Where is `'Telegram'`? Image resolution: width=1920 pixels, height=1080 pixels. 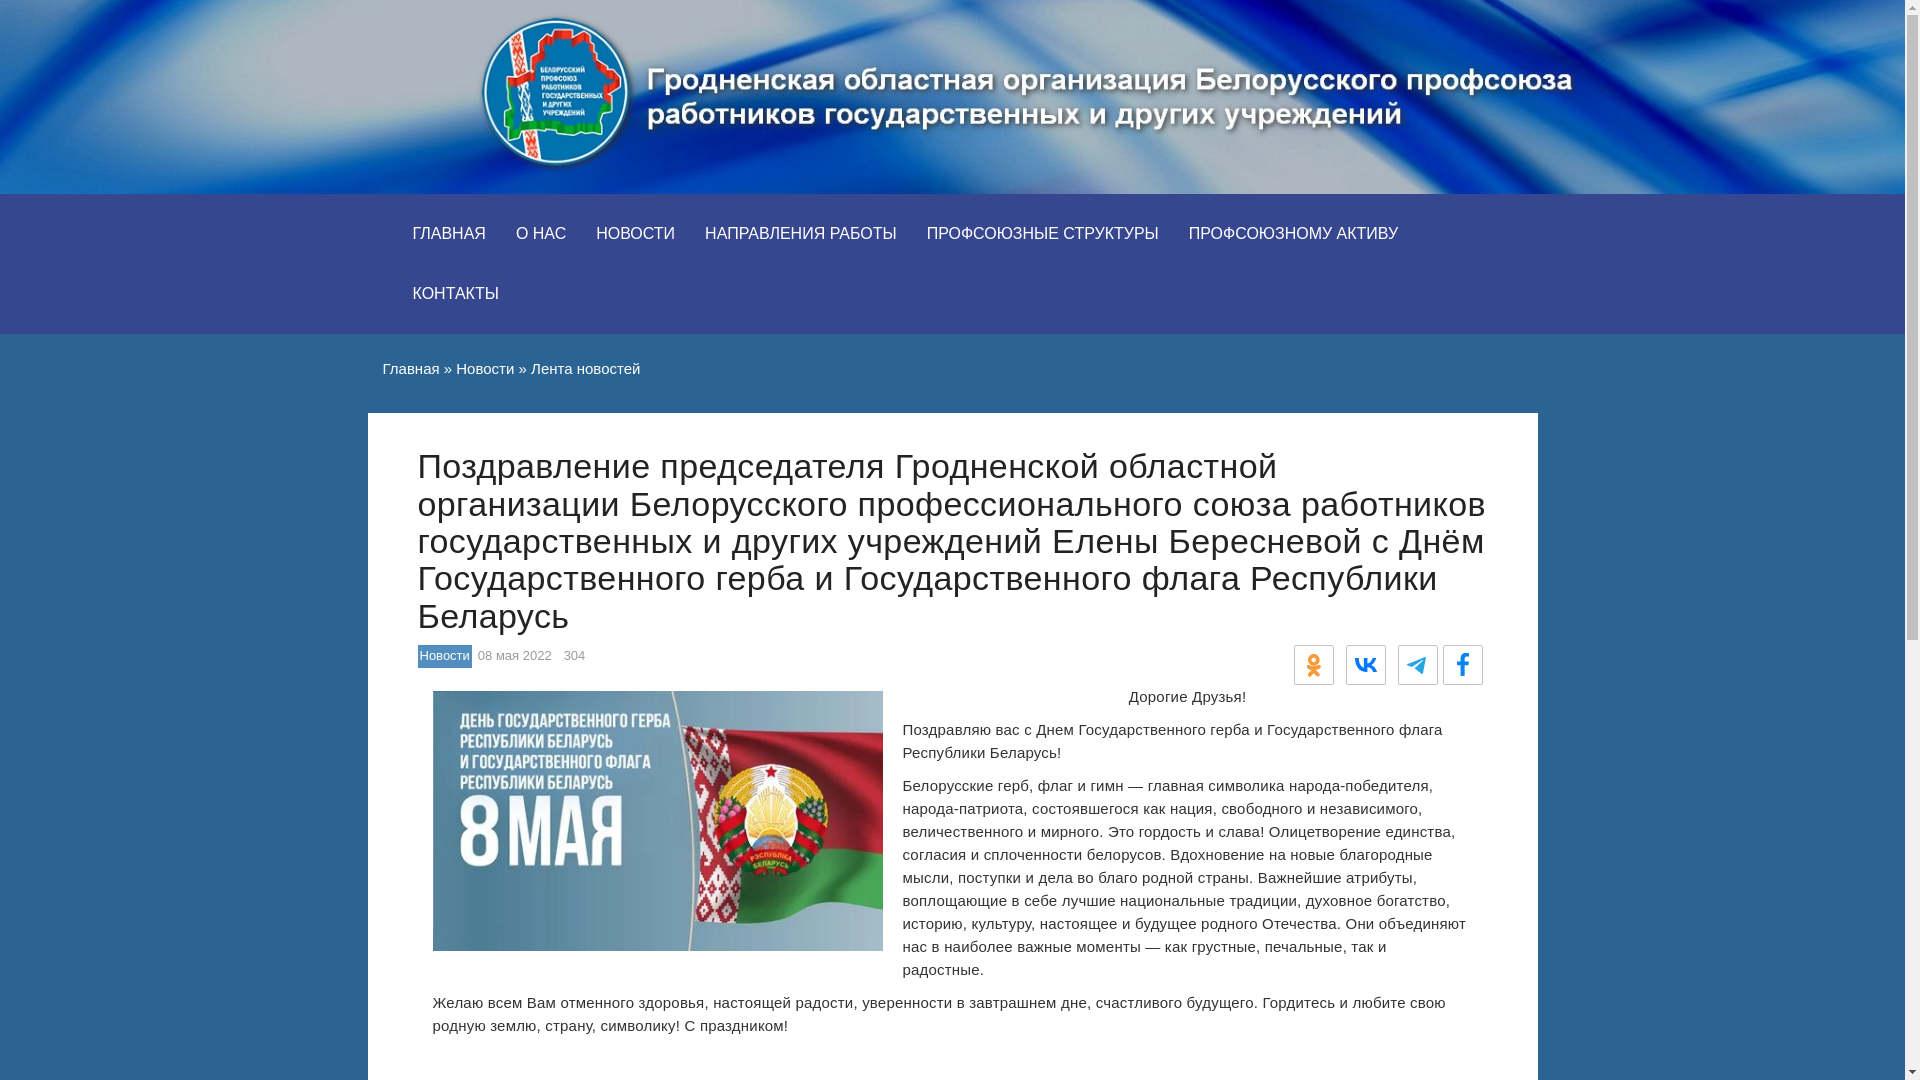
'Telegram' is located at coordinates (1396, 664).